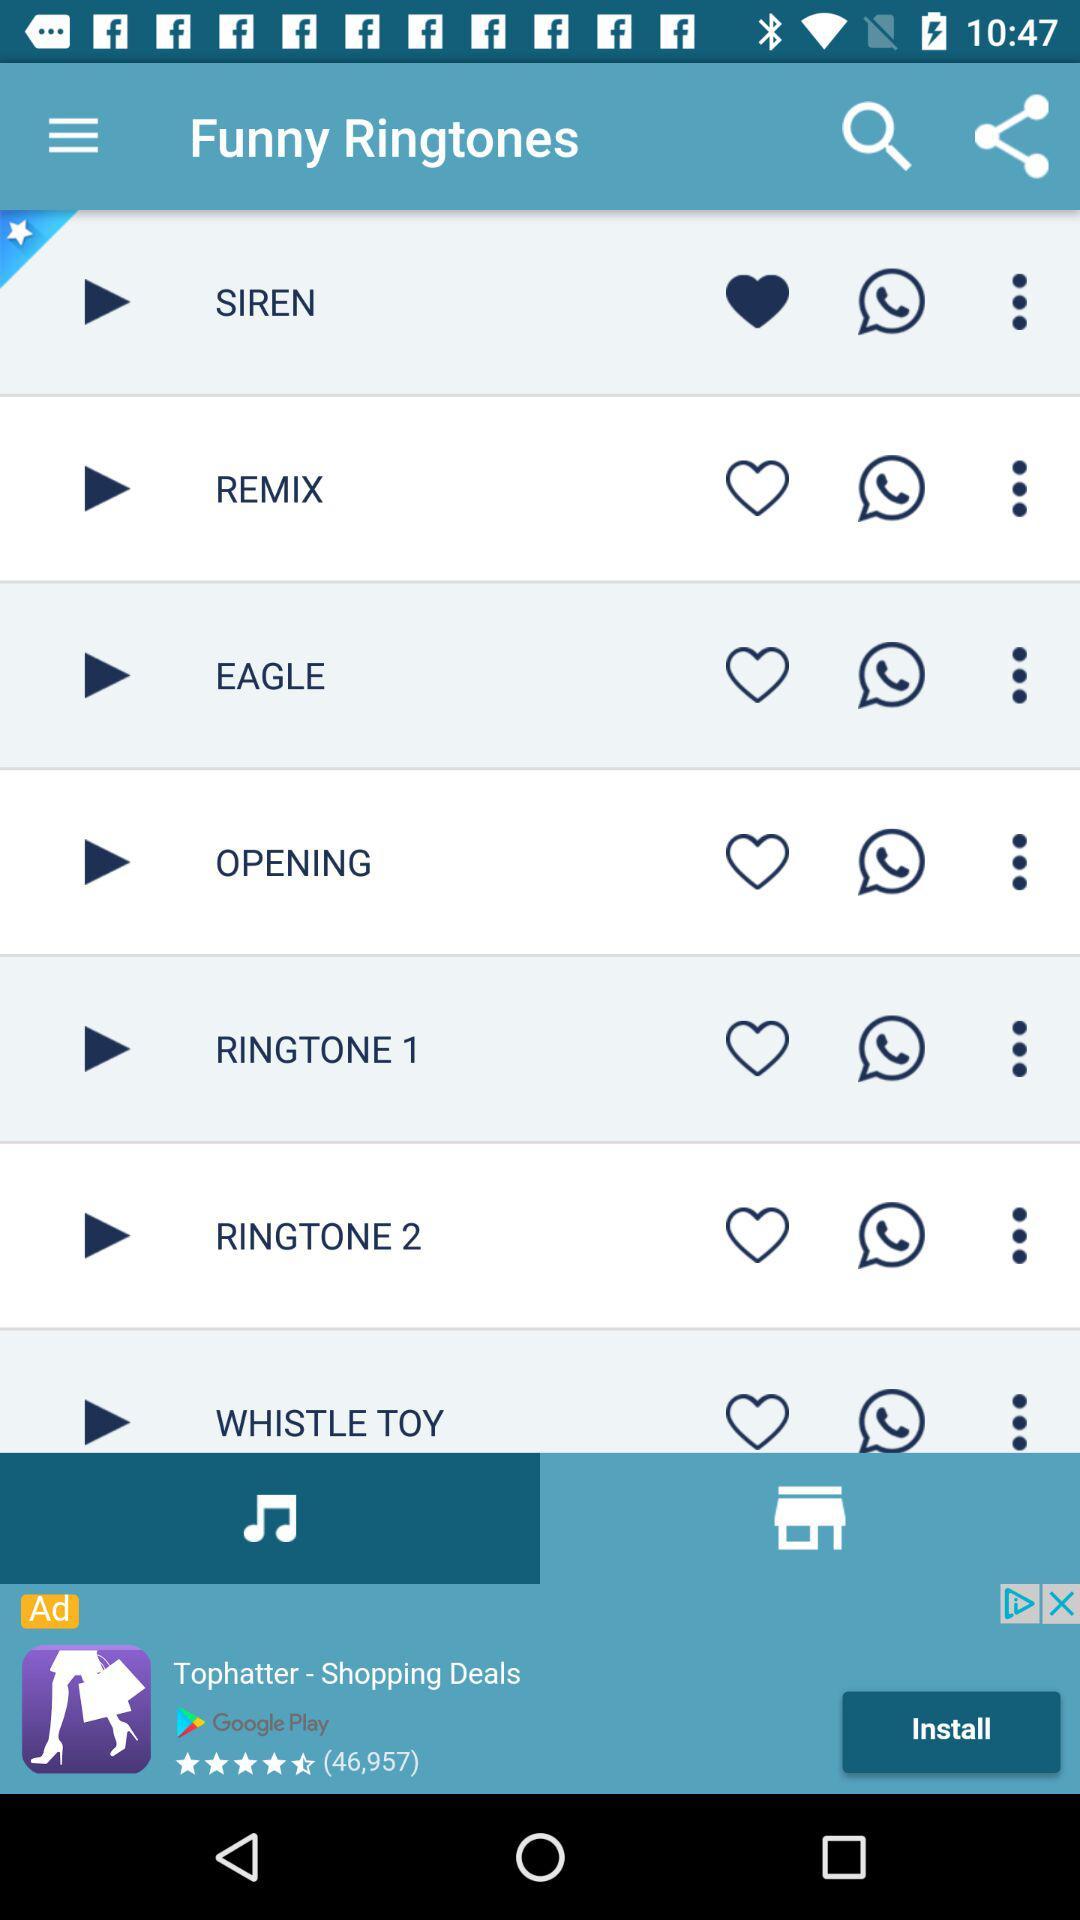 The width and height of the screenshot is (1080, 1920). I want to click on like, so click(757, 675).